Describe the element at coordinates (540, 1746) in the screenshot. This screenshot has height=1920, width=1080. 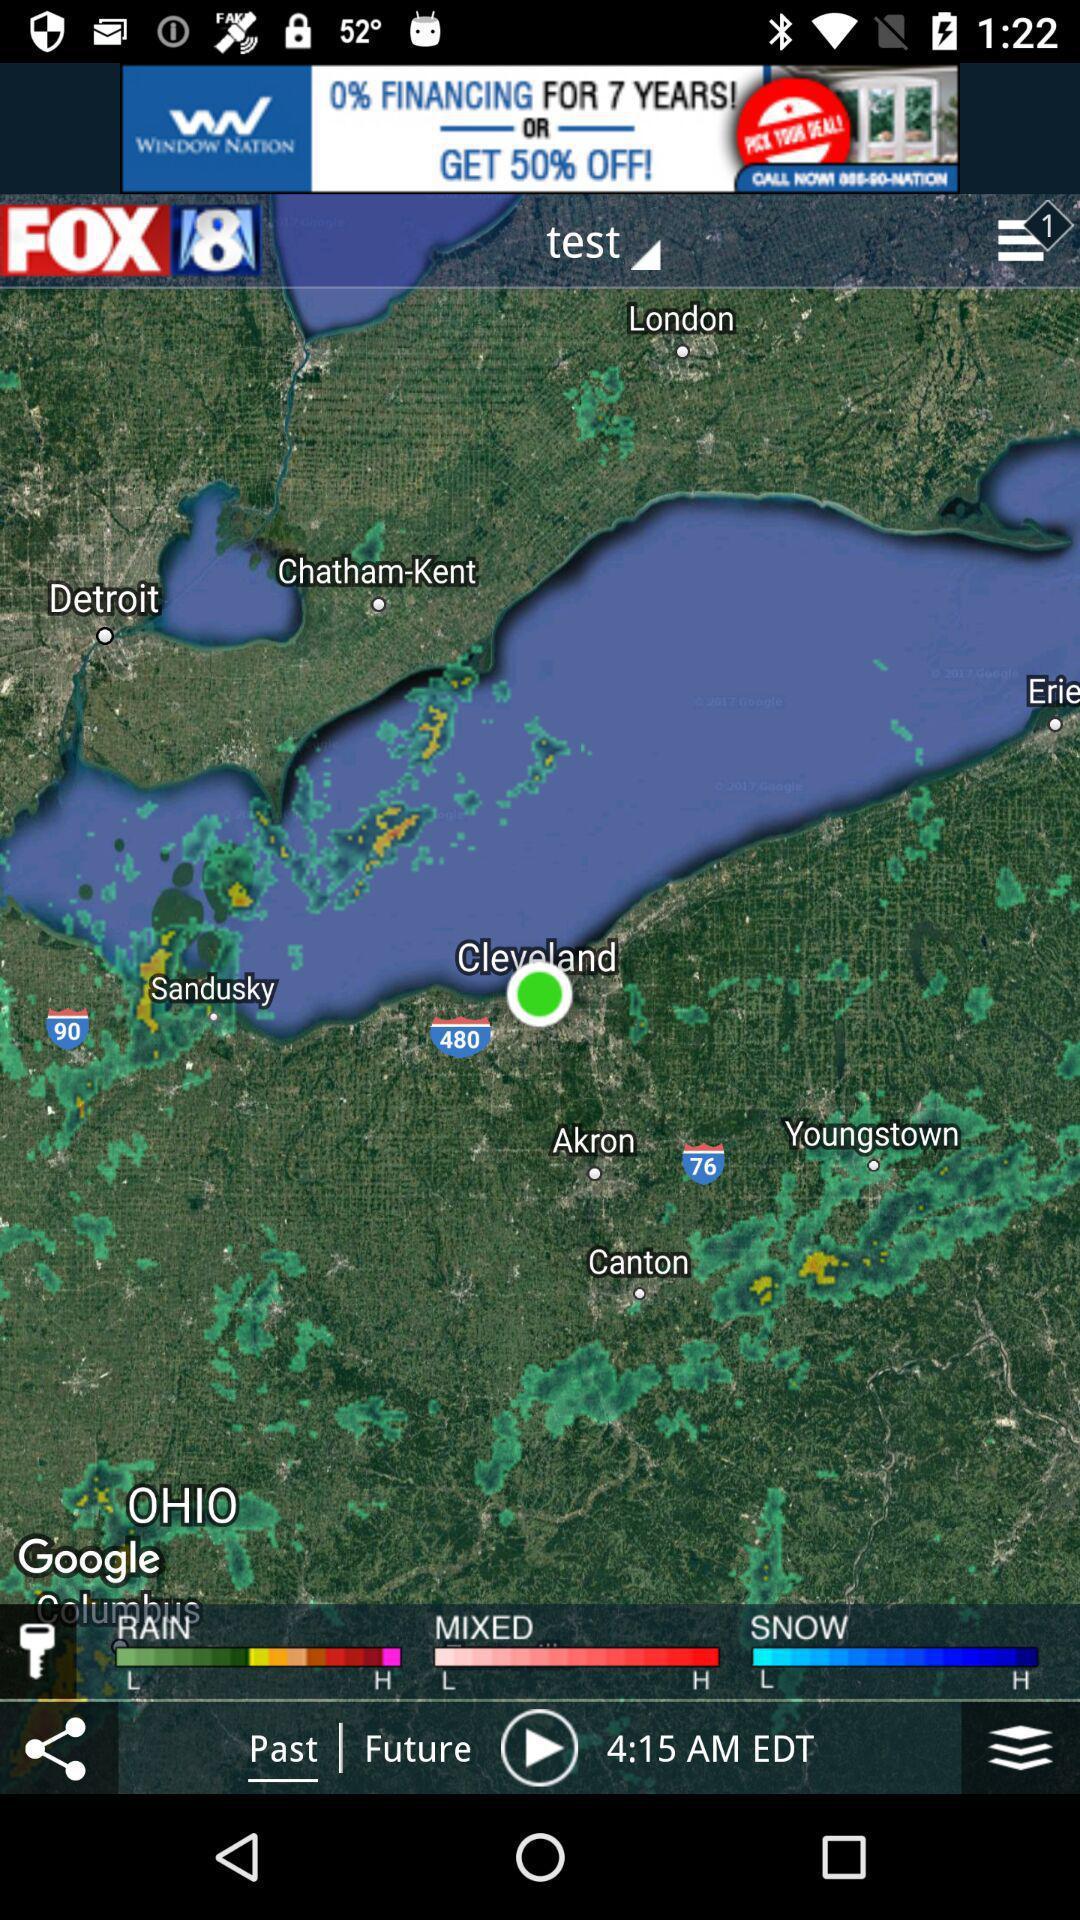
I see `pause` at that location.